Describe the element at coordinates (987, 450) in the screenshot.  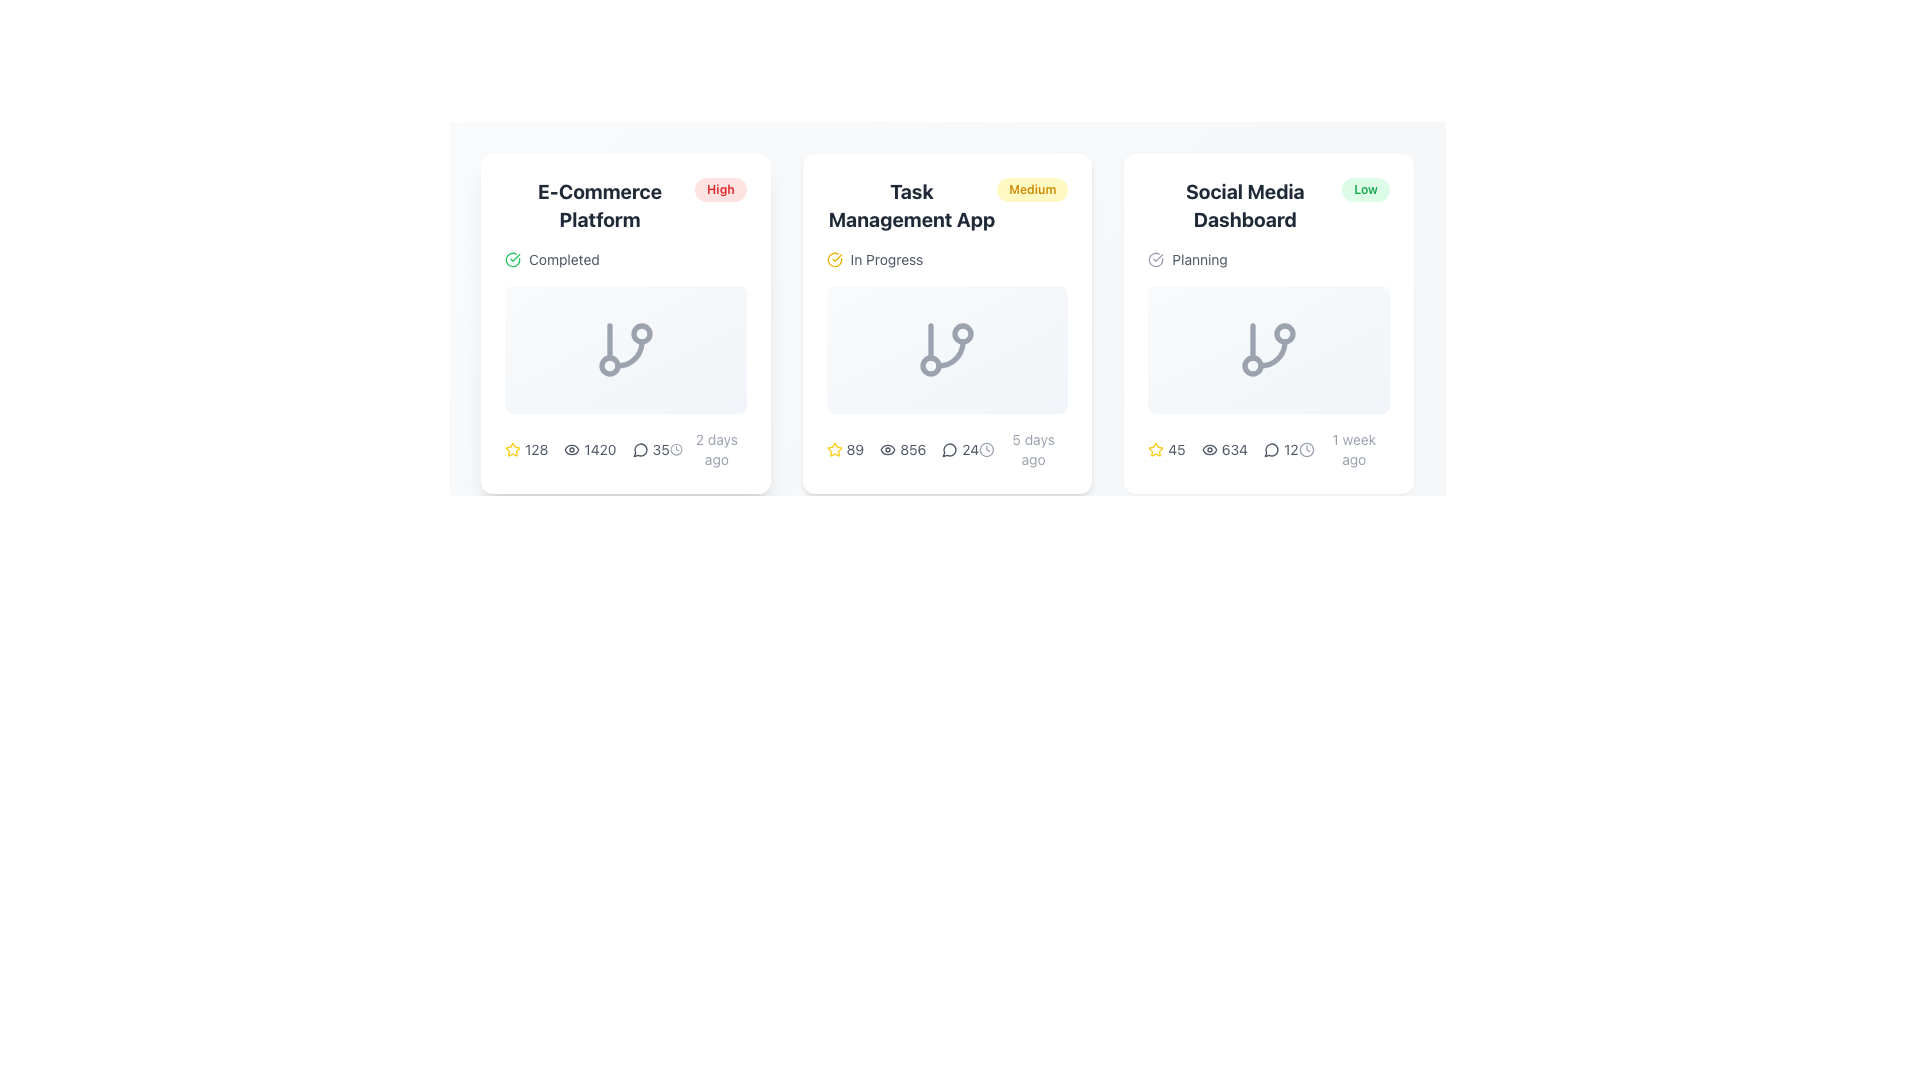
I see `the decorative circle SVG component of the clock icon in the Task Management App, located in the metrics section below the number of comments` at that location.